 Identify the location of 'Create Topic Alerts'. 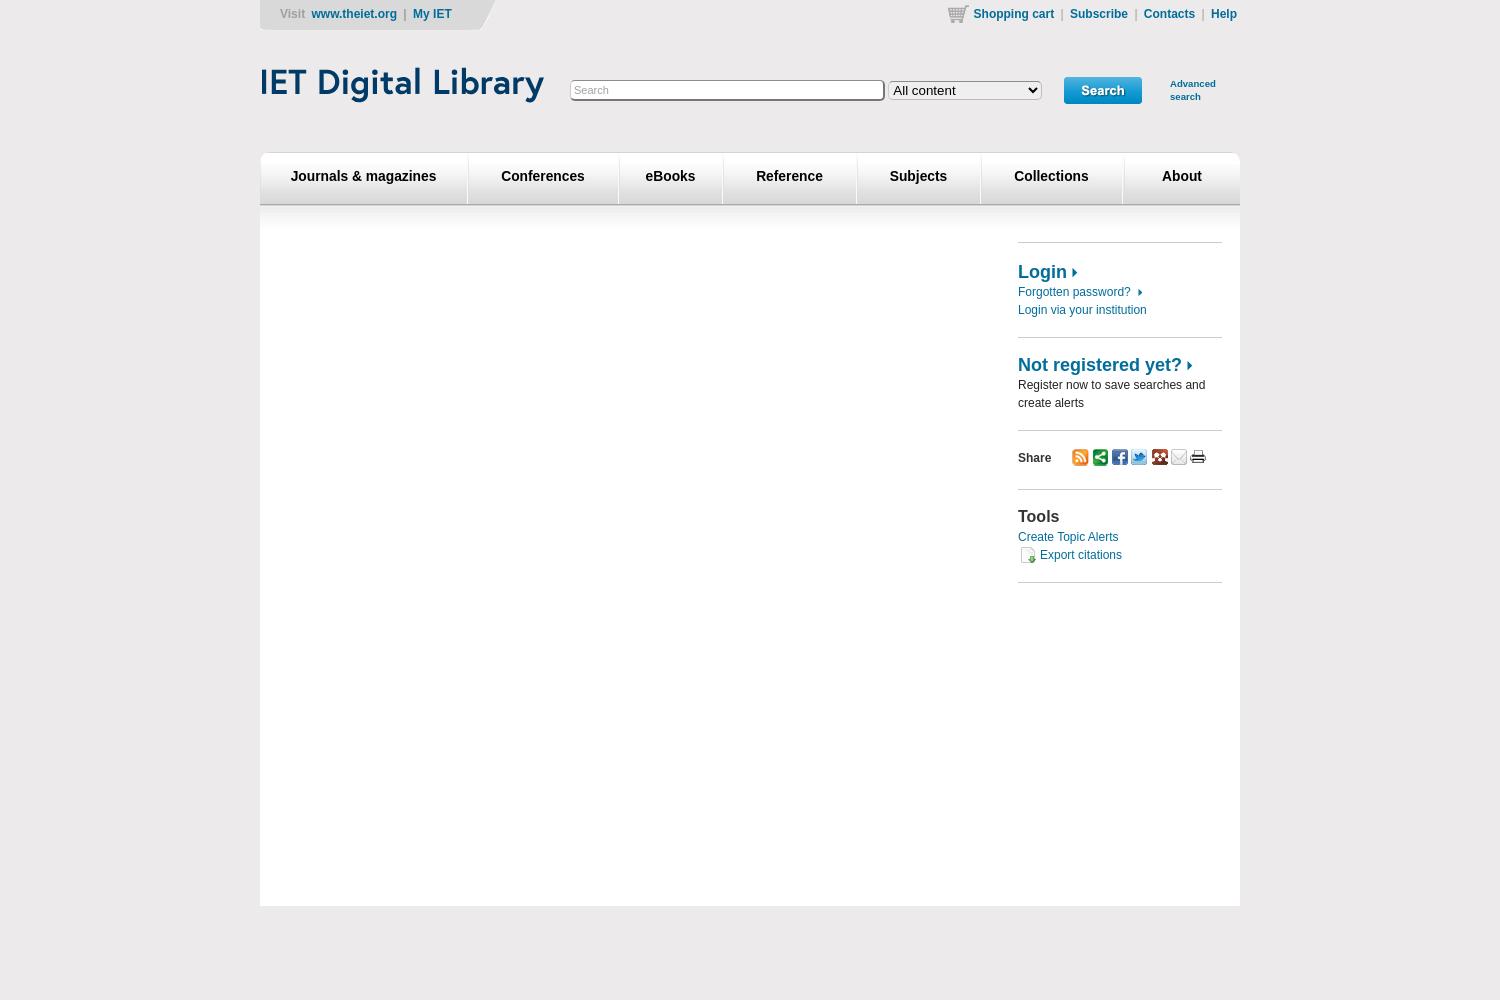
(1067, 537).